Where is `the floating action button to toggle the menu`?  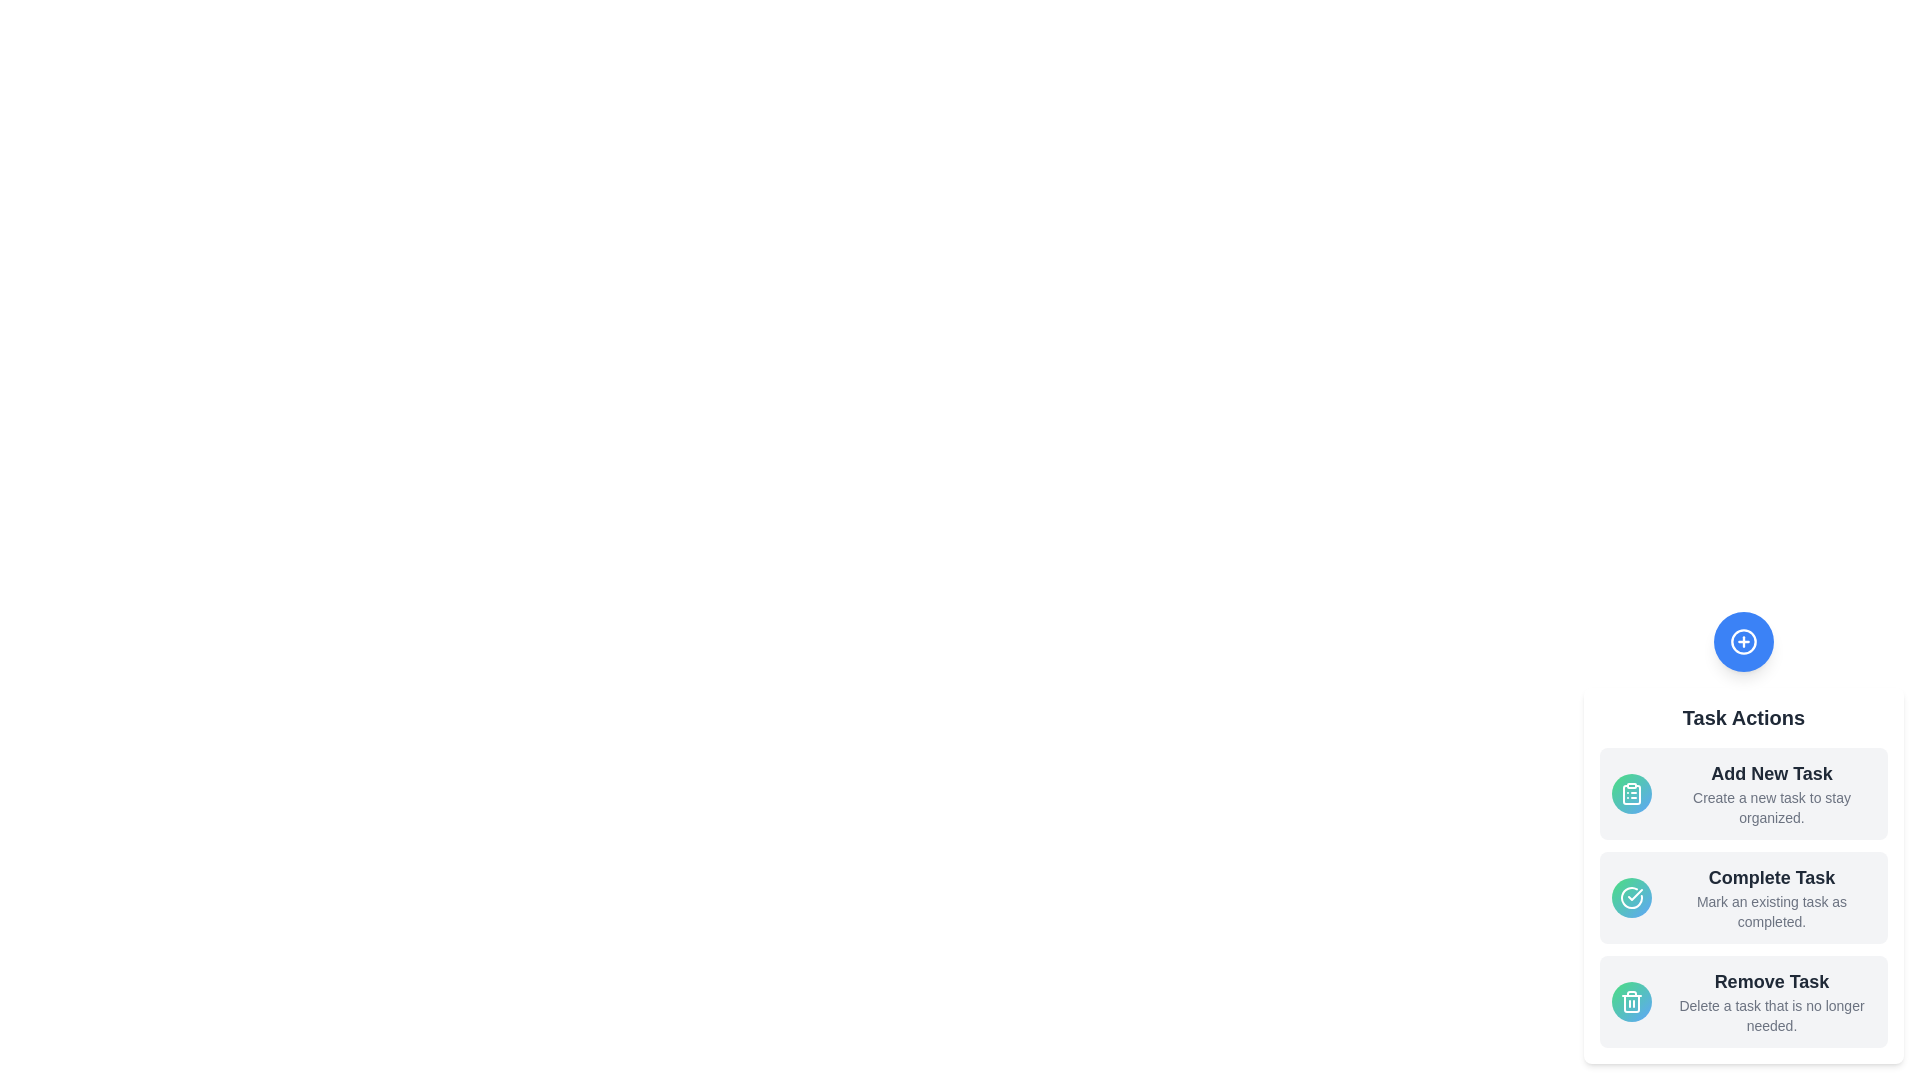
the floating action button to toggle the menu is located at coordinates (1742, 641).